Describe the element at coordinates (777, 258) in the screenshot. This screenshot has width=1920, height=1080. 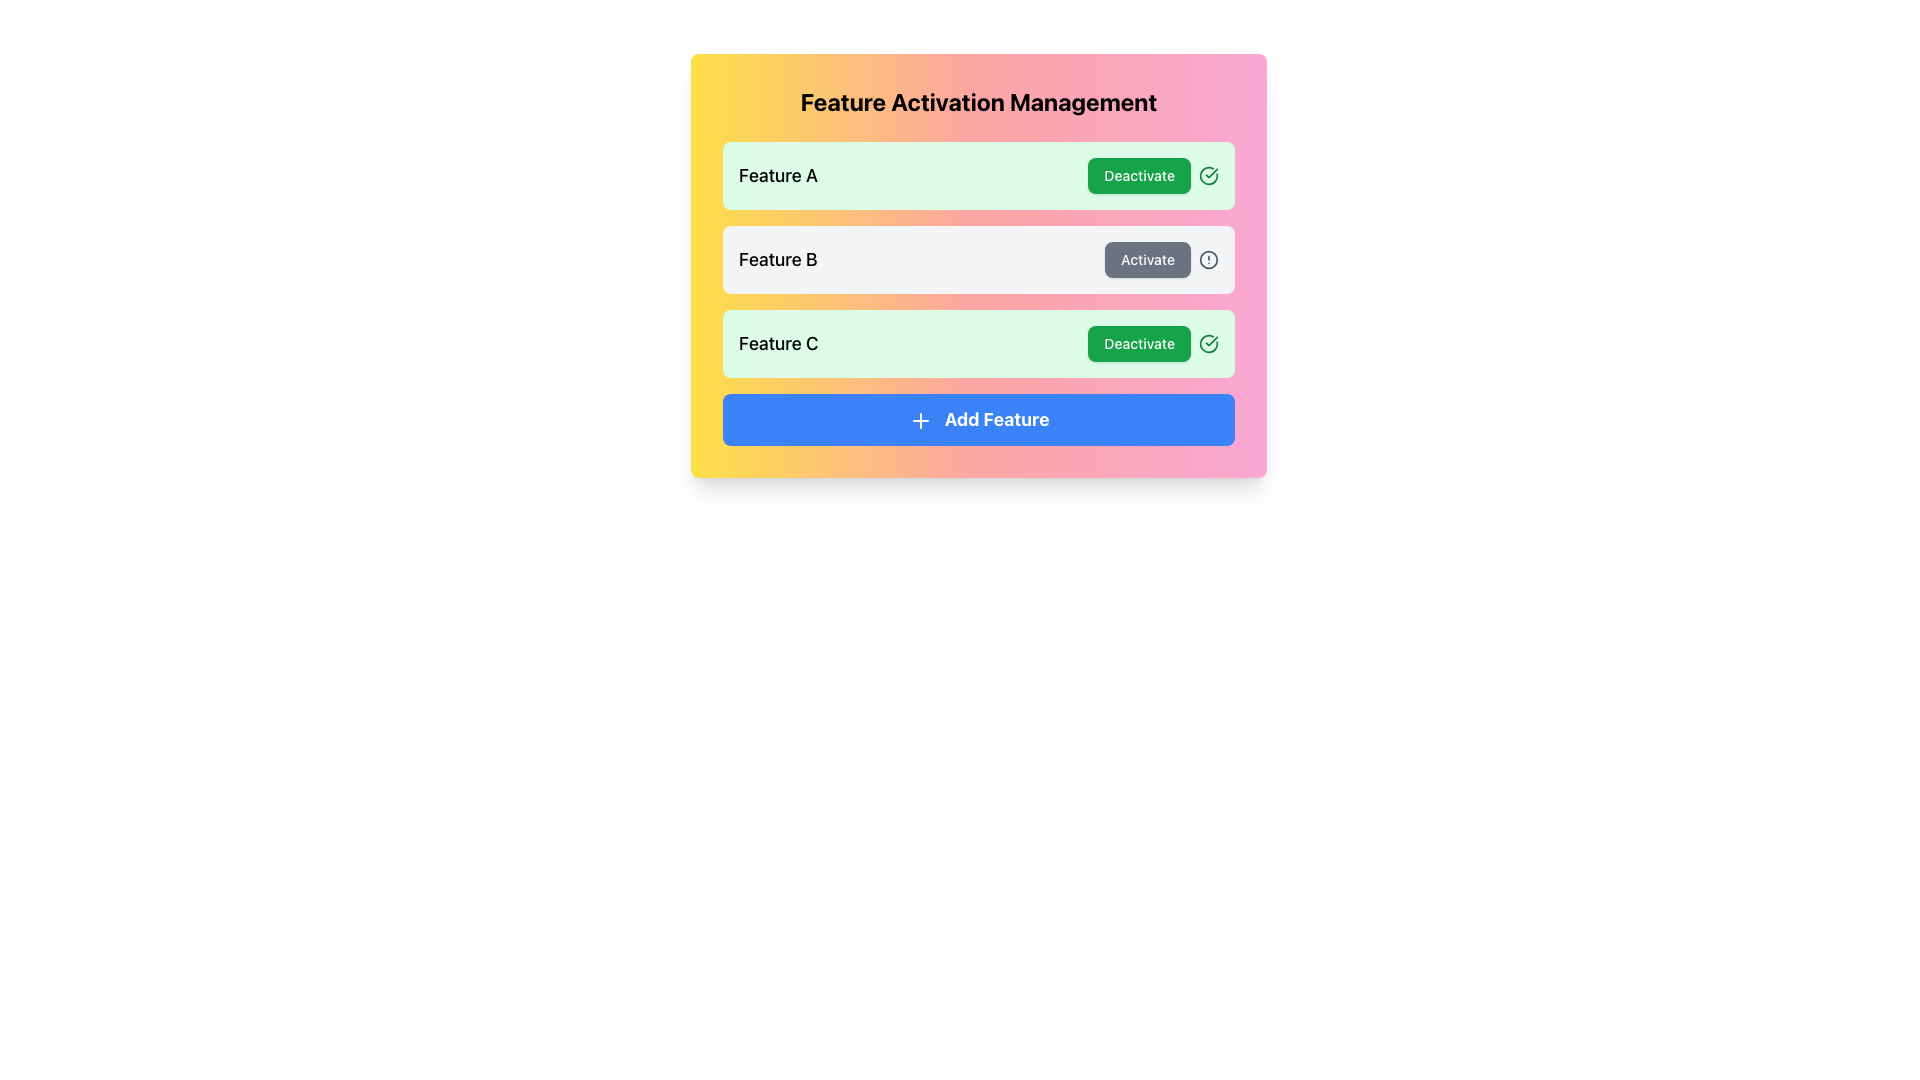
I see `the text label displaying 'Feature B', which is centrally located in the second row of feature items and positioned to the left of the 'Activate' button` at that location.